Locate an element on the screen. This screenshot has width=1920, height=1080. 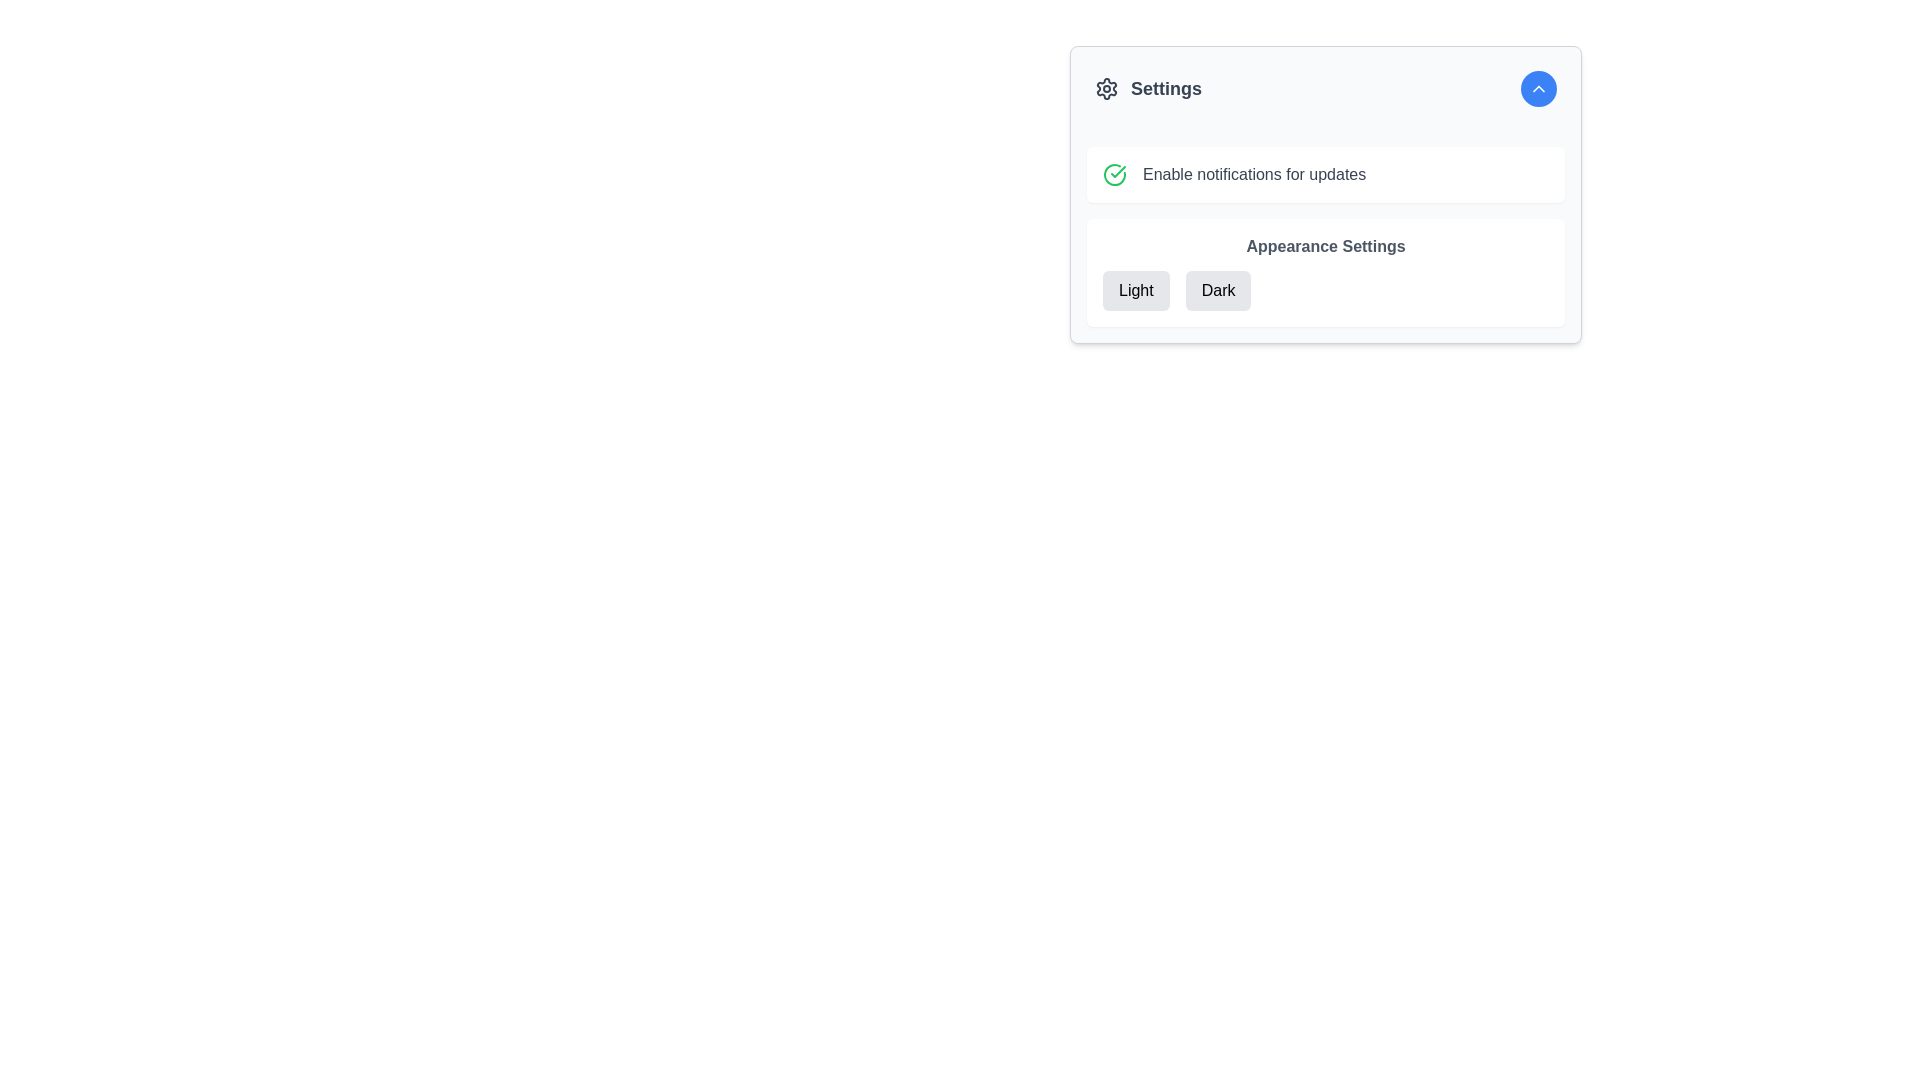
the downward arrow icon located in the top right corner of the settings card, which is part of a rounded button with a blue background, to interact with it is located at coordinates (1538, 87).